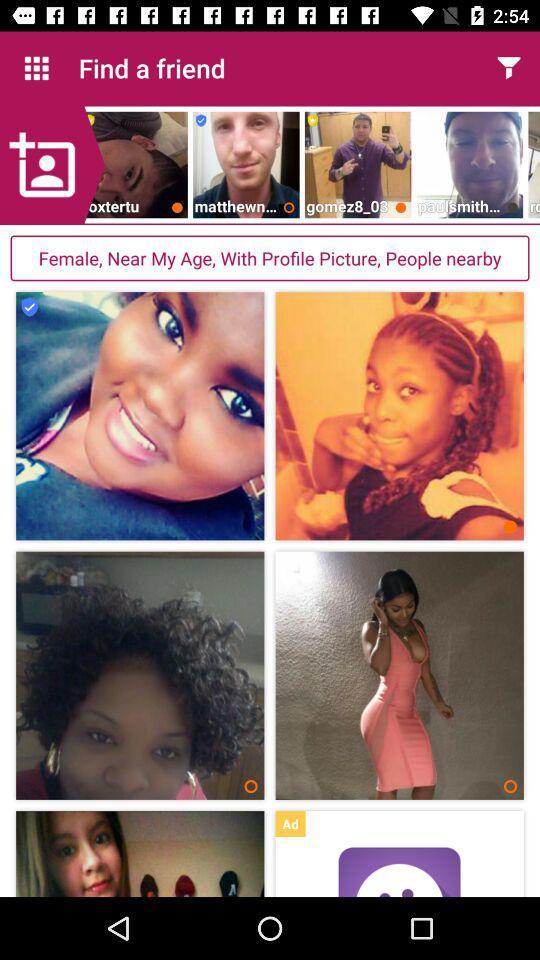  I want to click on in app advertisement, so click(399, 871).